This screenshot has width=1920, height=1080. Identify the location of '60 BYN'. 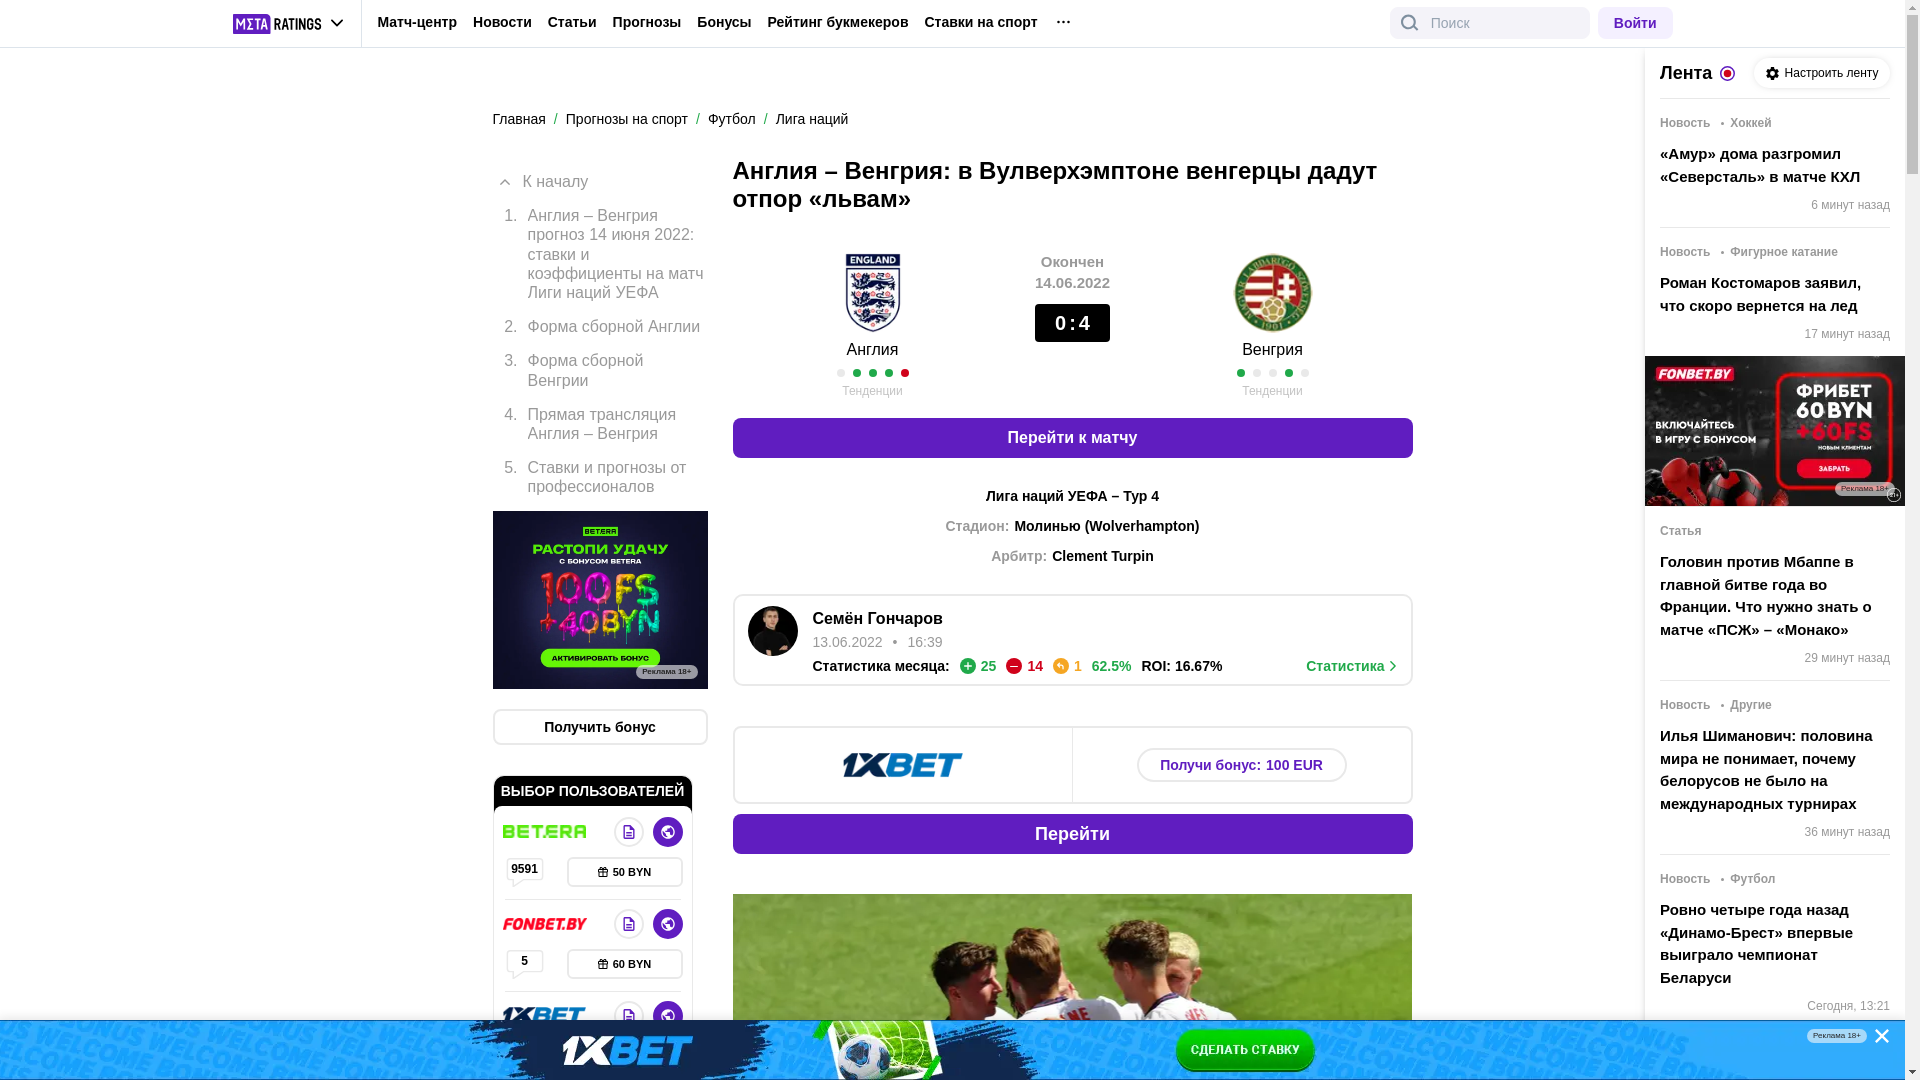
(565, 963).